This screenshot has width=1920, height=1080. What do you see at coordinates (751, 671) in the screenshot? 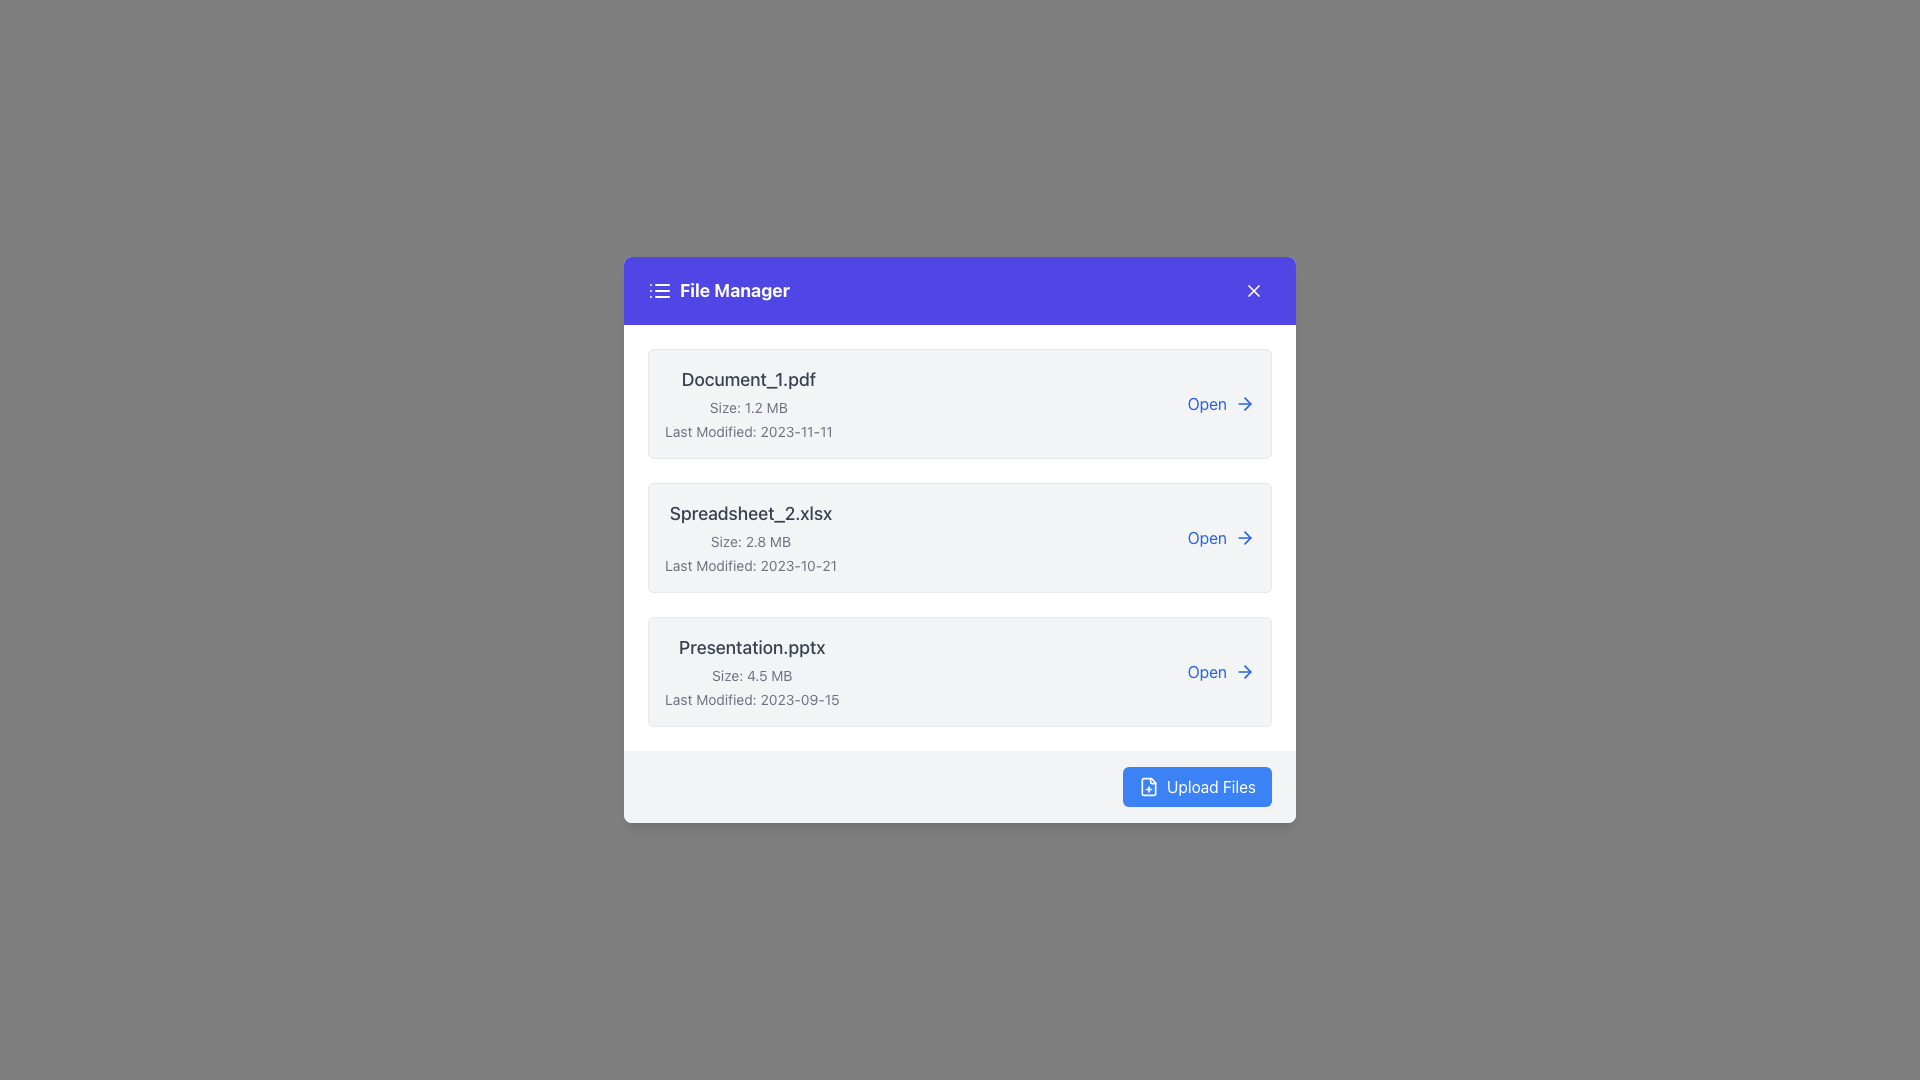
I see `file details displayed for 'Presentation.pptx', which includes its size and last modified date, located in the third row of the file manager interface` at bounding box center [751, 671].